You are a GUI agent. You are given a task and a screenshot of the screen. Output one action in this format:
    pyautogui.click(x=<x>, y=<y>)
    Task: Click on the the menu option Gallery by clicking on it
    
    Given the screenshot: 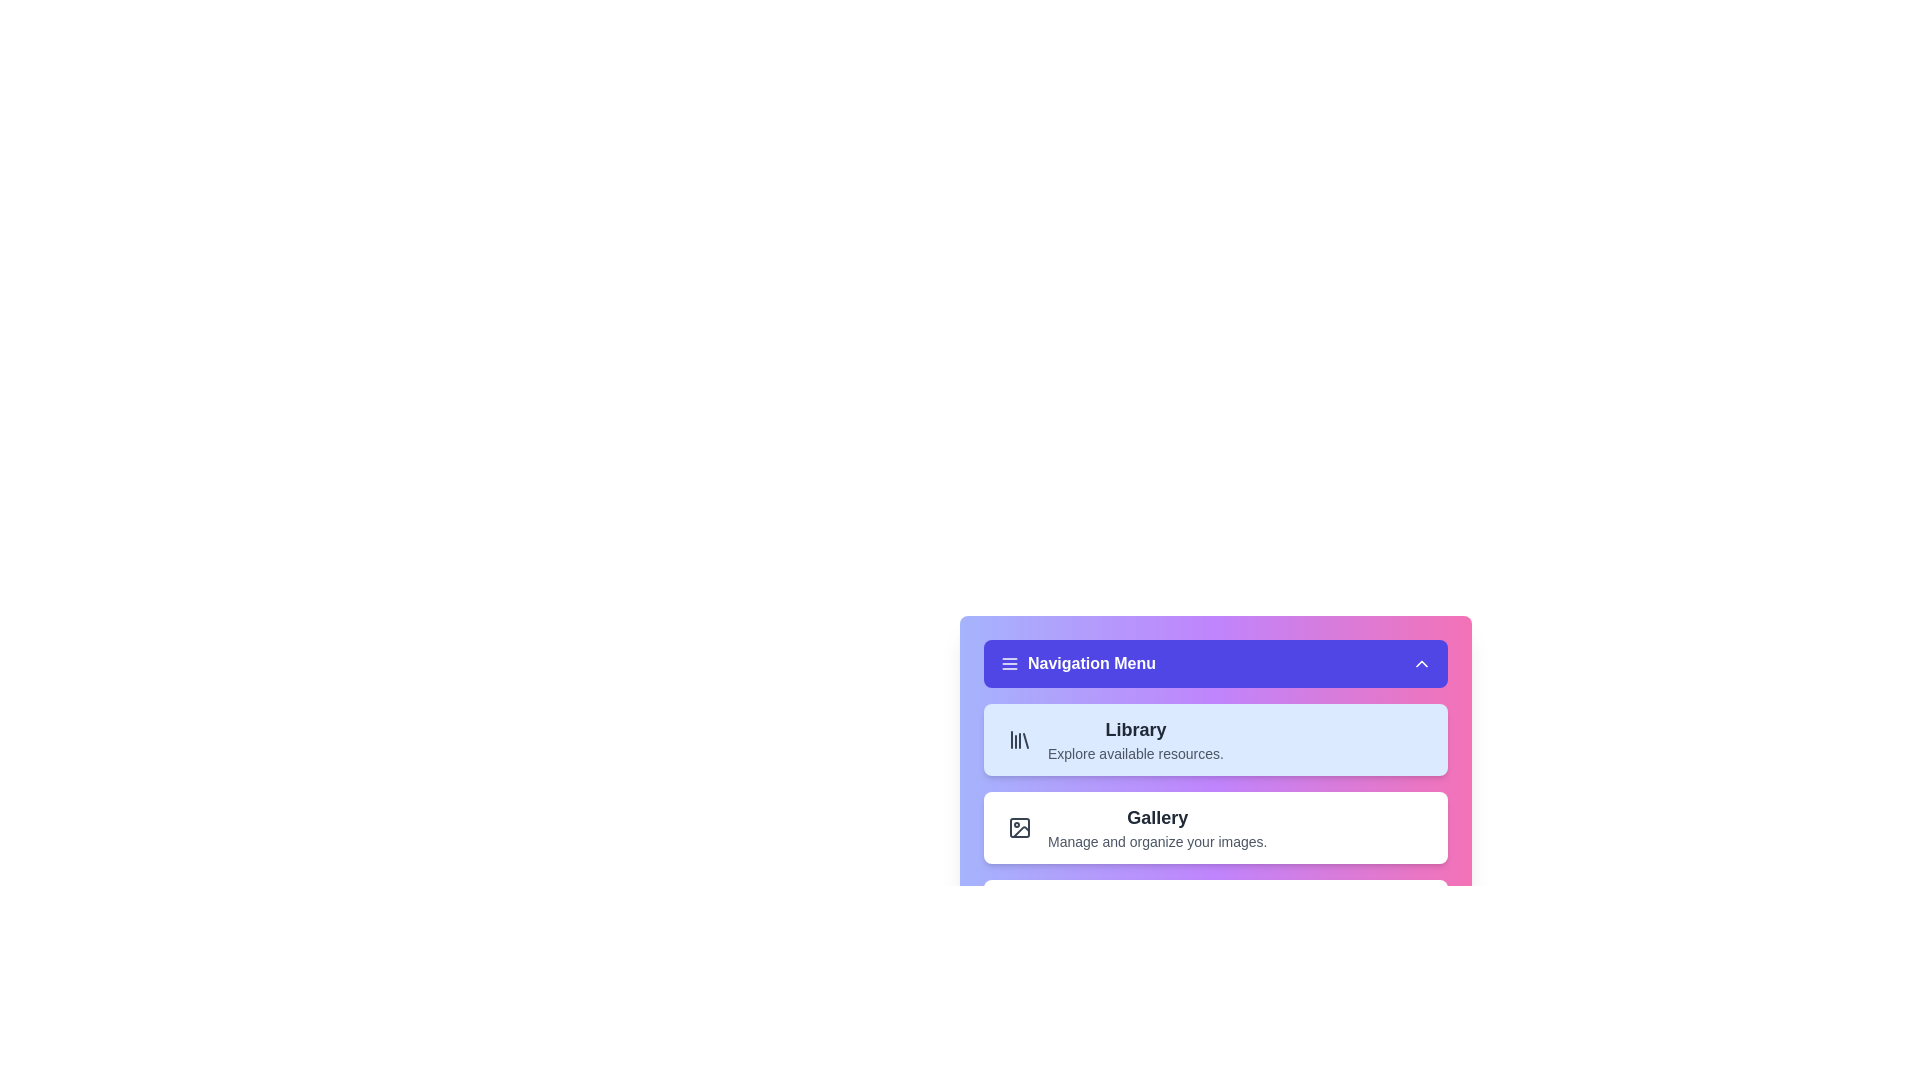 What is the action you would take?
    pyautogui.click(x=1214, y=828)
    